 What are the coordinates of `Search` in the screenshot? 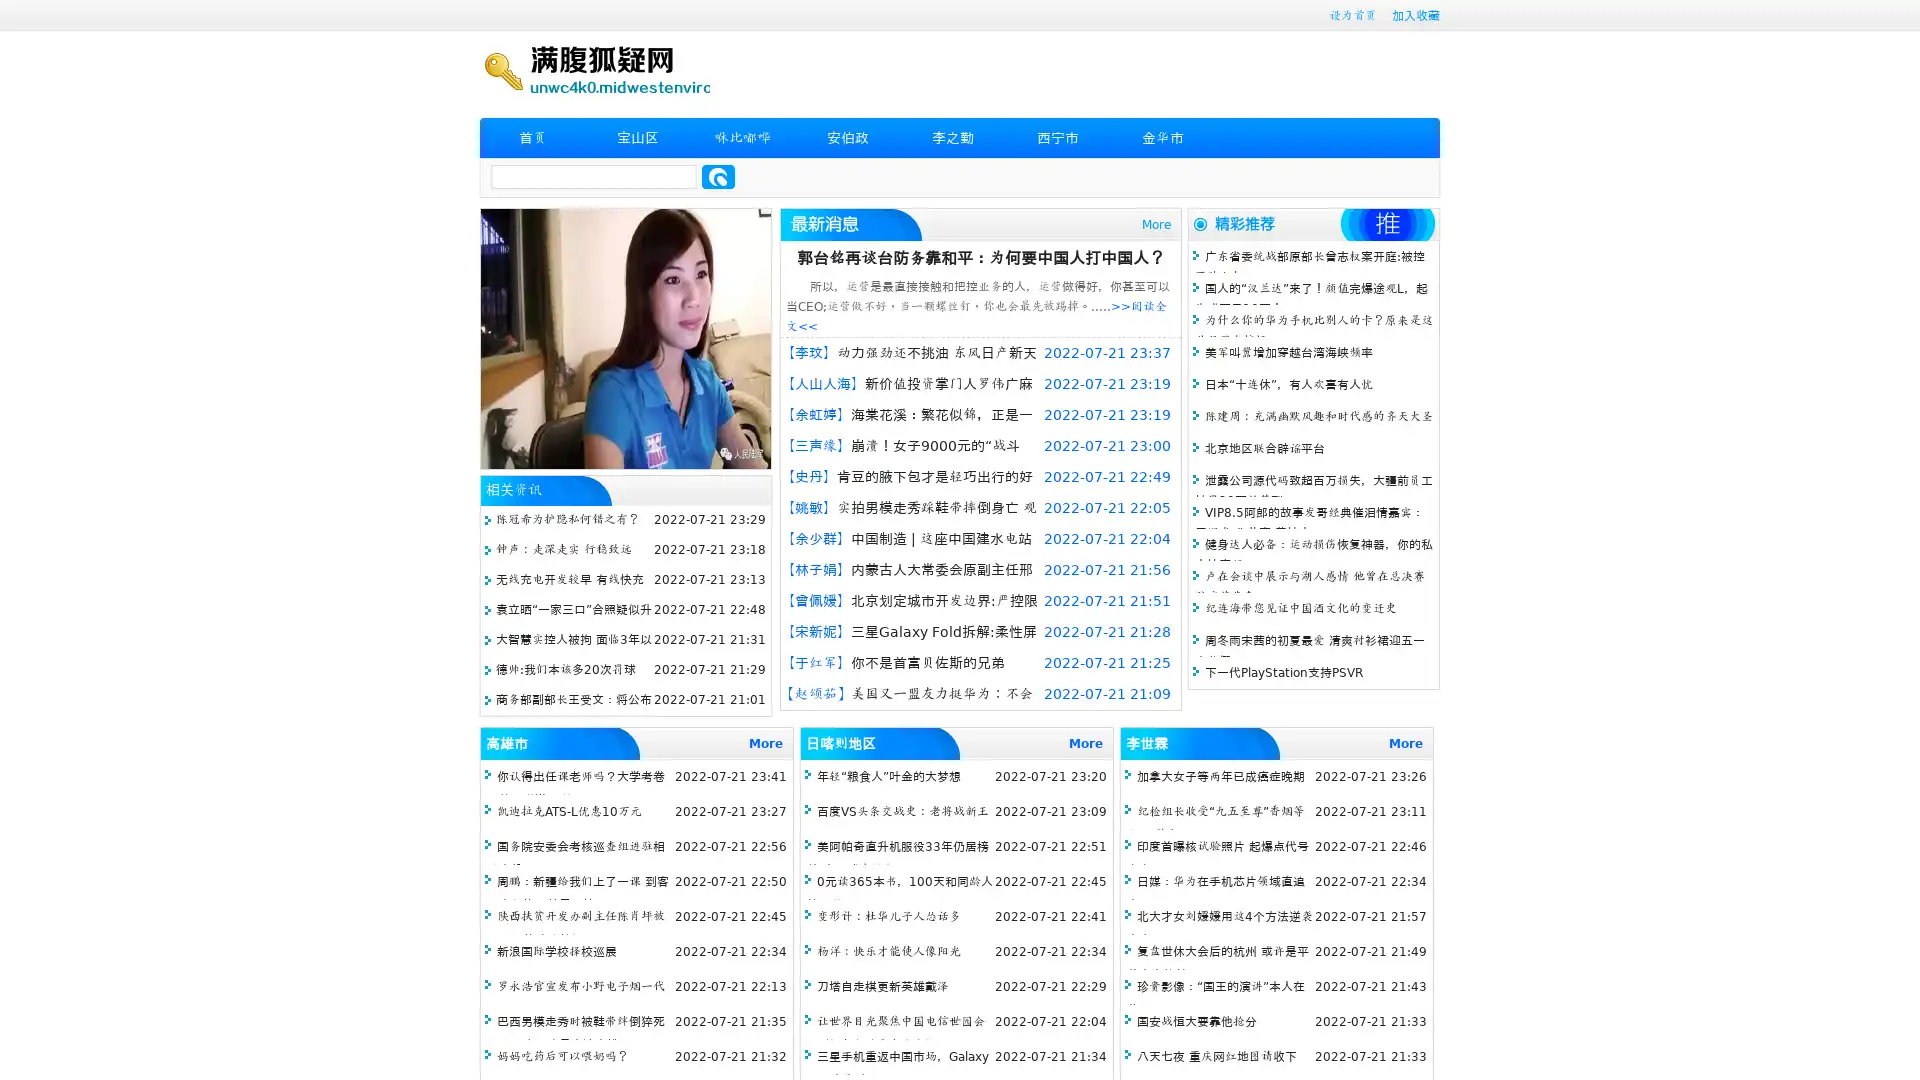 It's located at (718, 176).